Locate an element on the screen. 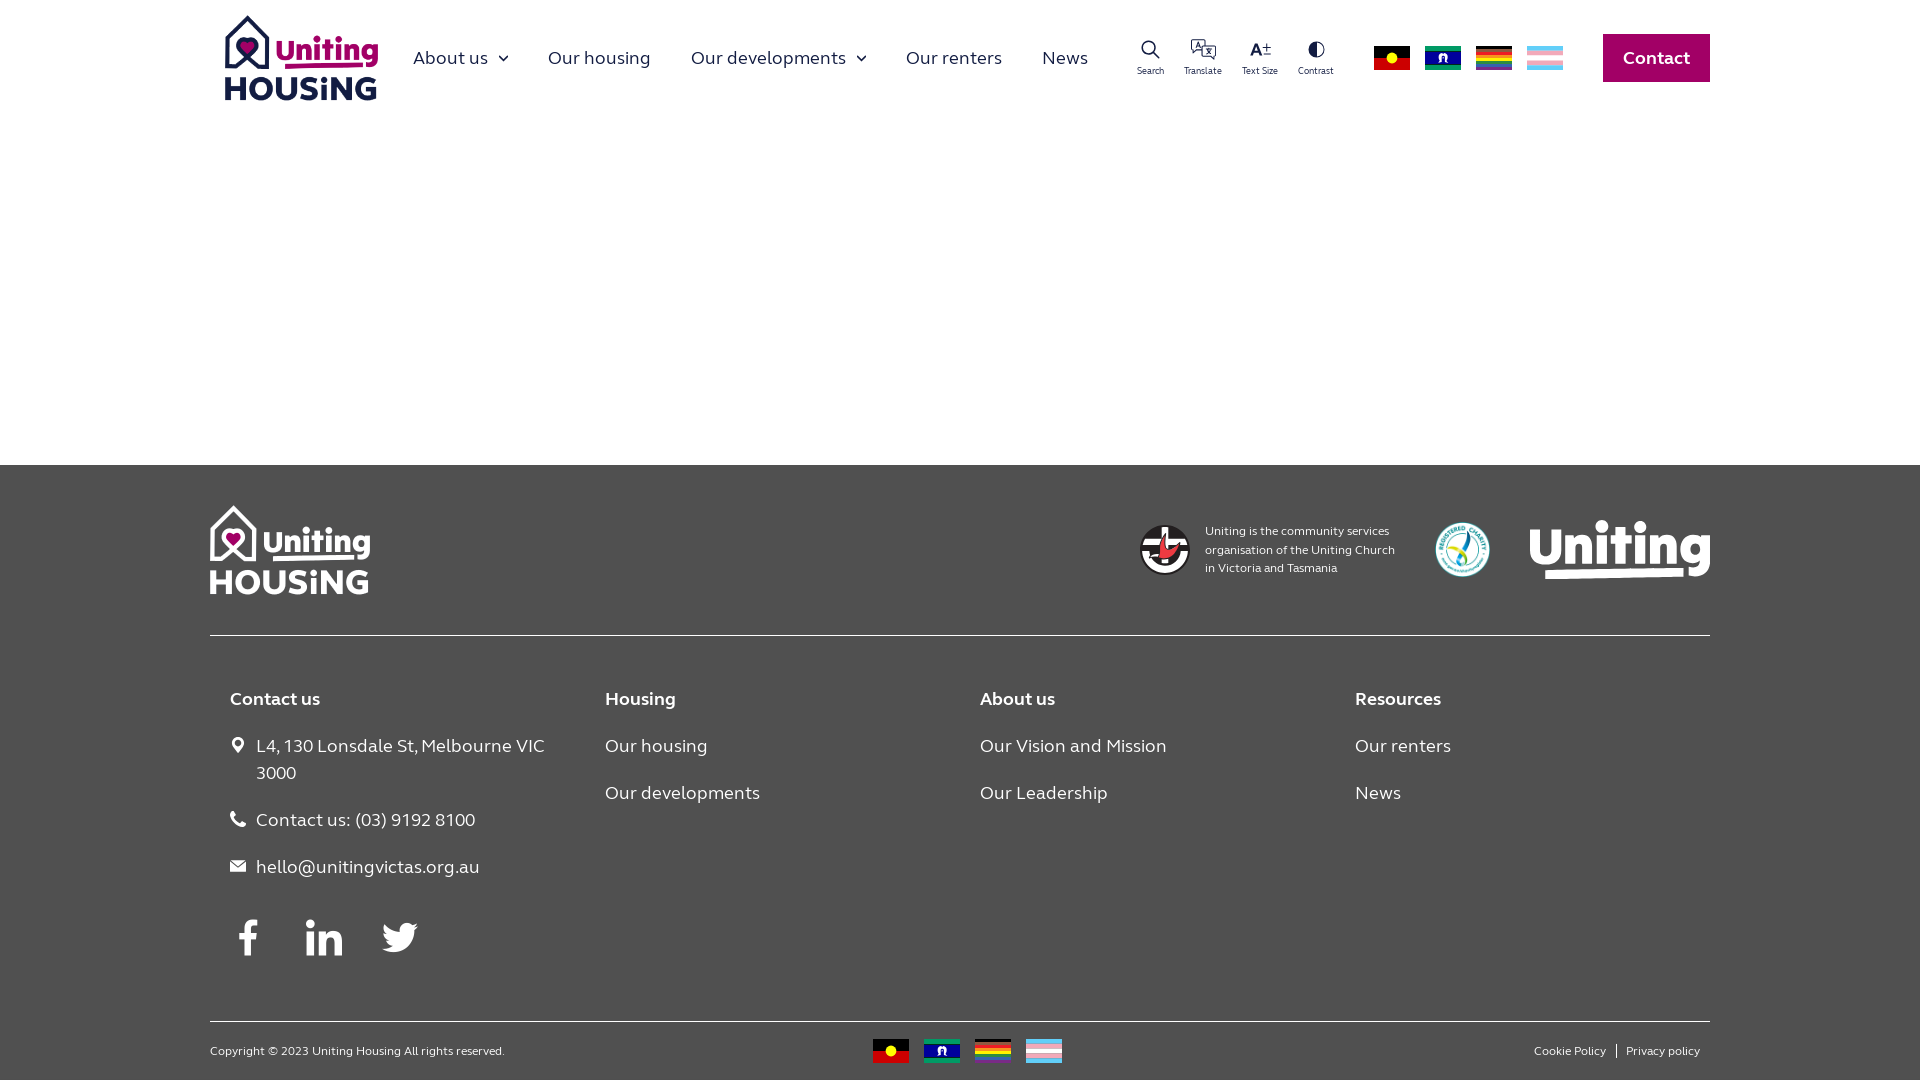 The width and height of the screenshot is (1920, 1080). 'Facebook' is located at coordinates (247, 938).